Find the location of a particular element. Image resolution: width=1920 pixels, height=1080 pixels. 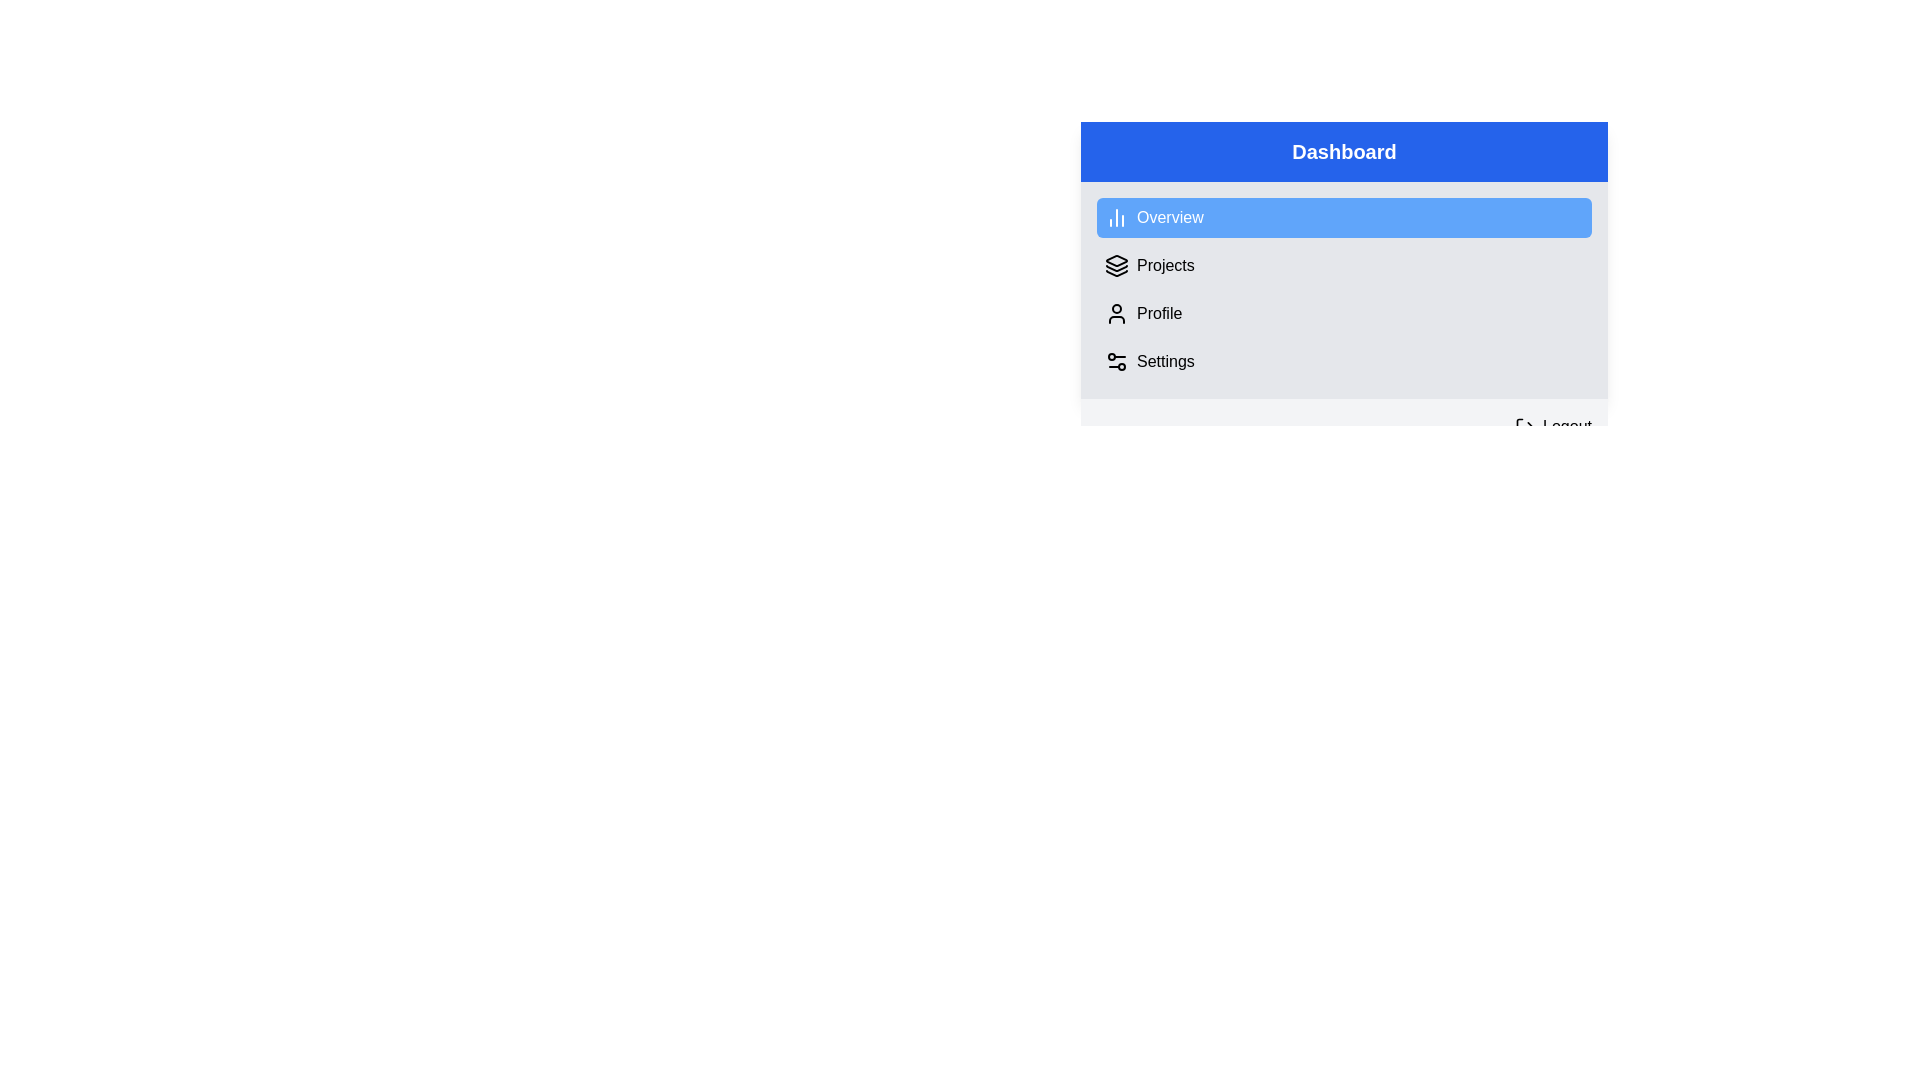

the 'Settings' label in the sidebar menu, which serves as the textual identifier for the settings section, located under the 'Profile' option is located at coordinates (1165, 362).